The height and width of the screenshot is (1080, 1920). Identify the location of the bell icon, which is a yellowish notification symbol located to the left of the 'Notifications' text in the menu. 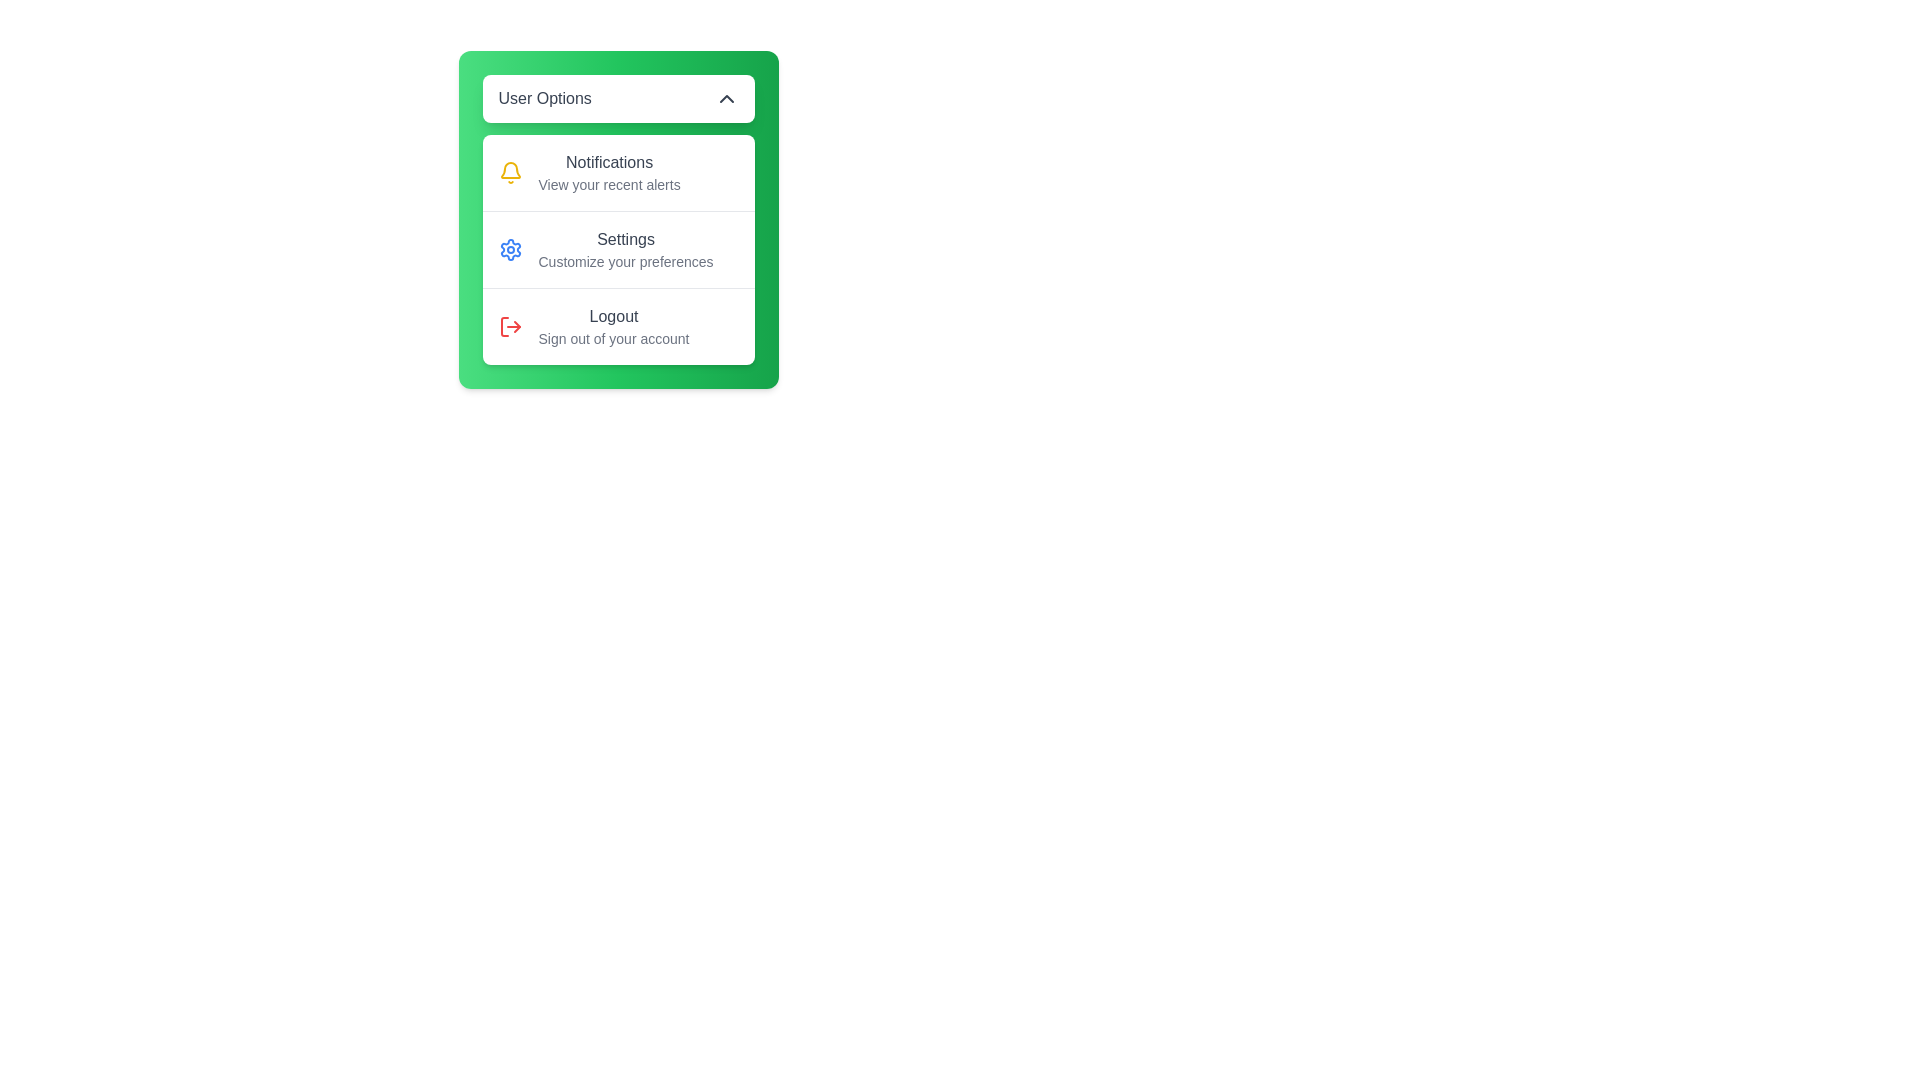
(510, 172).